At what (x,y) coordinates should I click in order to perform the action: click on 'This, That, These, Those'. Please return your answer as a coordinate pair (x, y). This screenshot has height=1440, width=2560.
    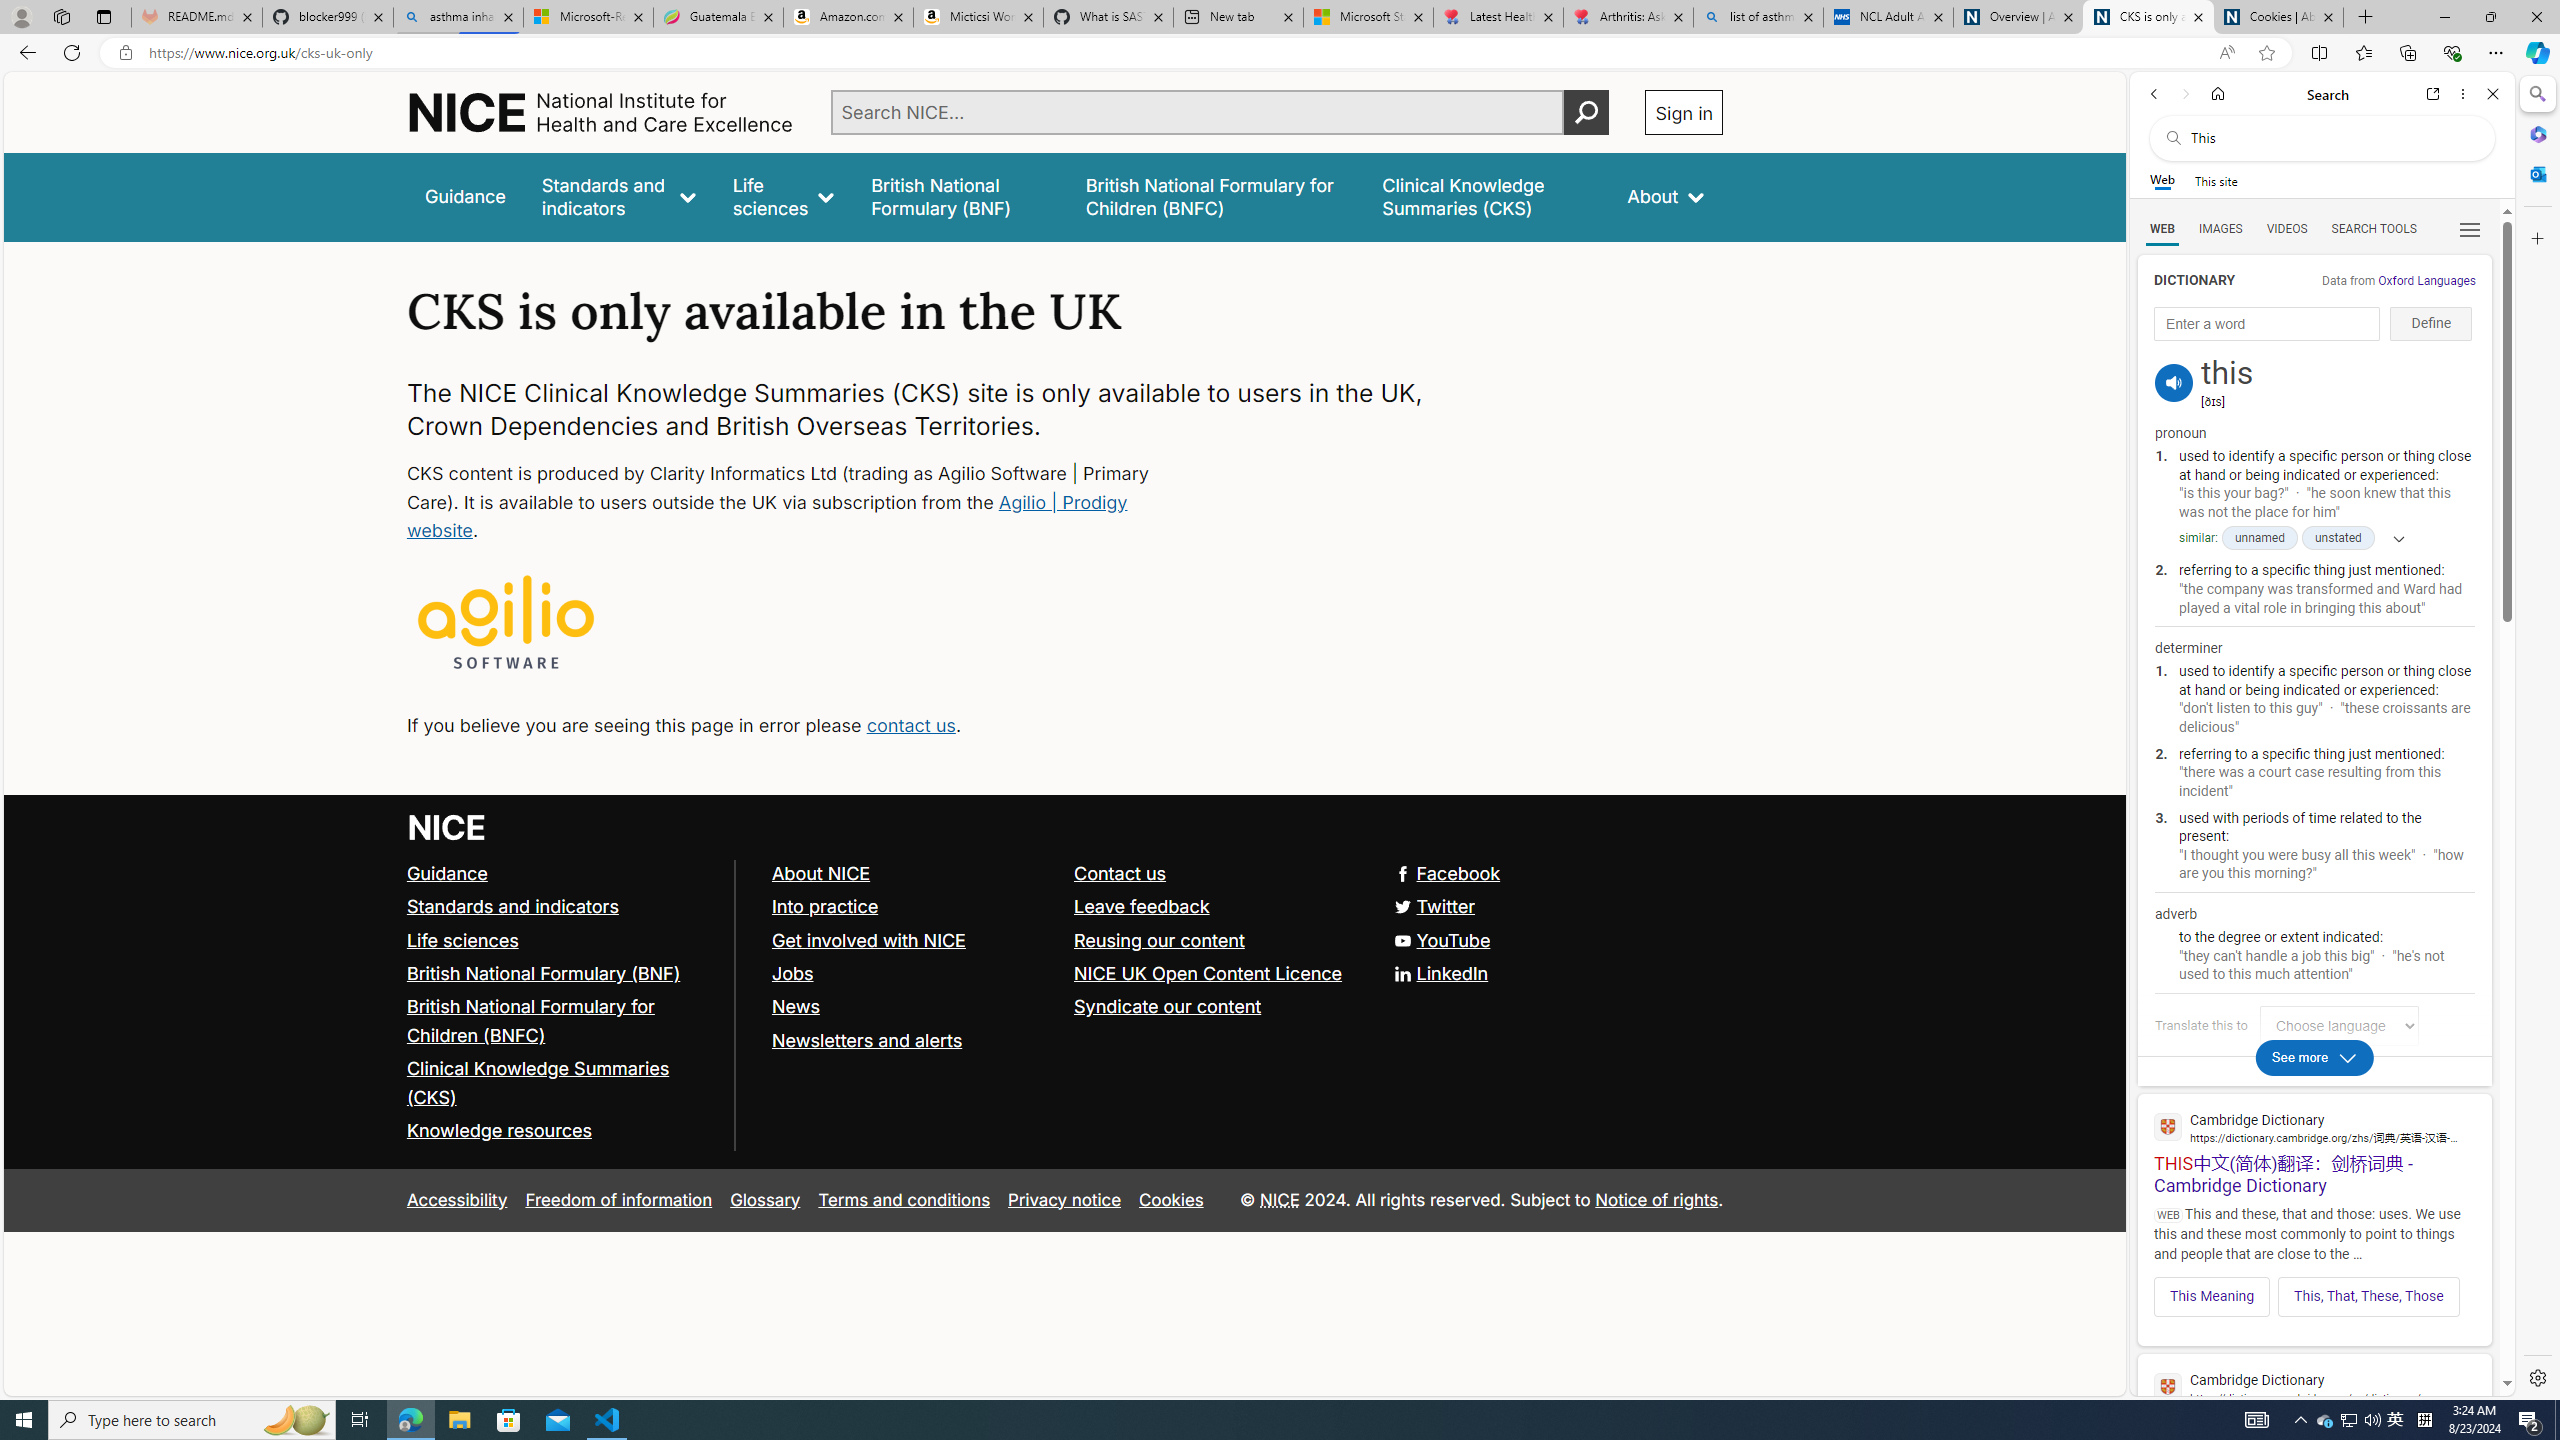
    Looking at the image, I should click on (2368, 1295).